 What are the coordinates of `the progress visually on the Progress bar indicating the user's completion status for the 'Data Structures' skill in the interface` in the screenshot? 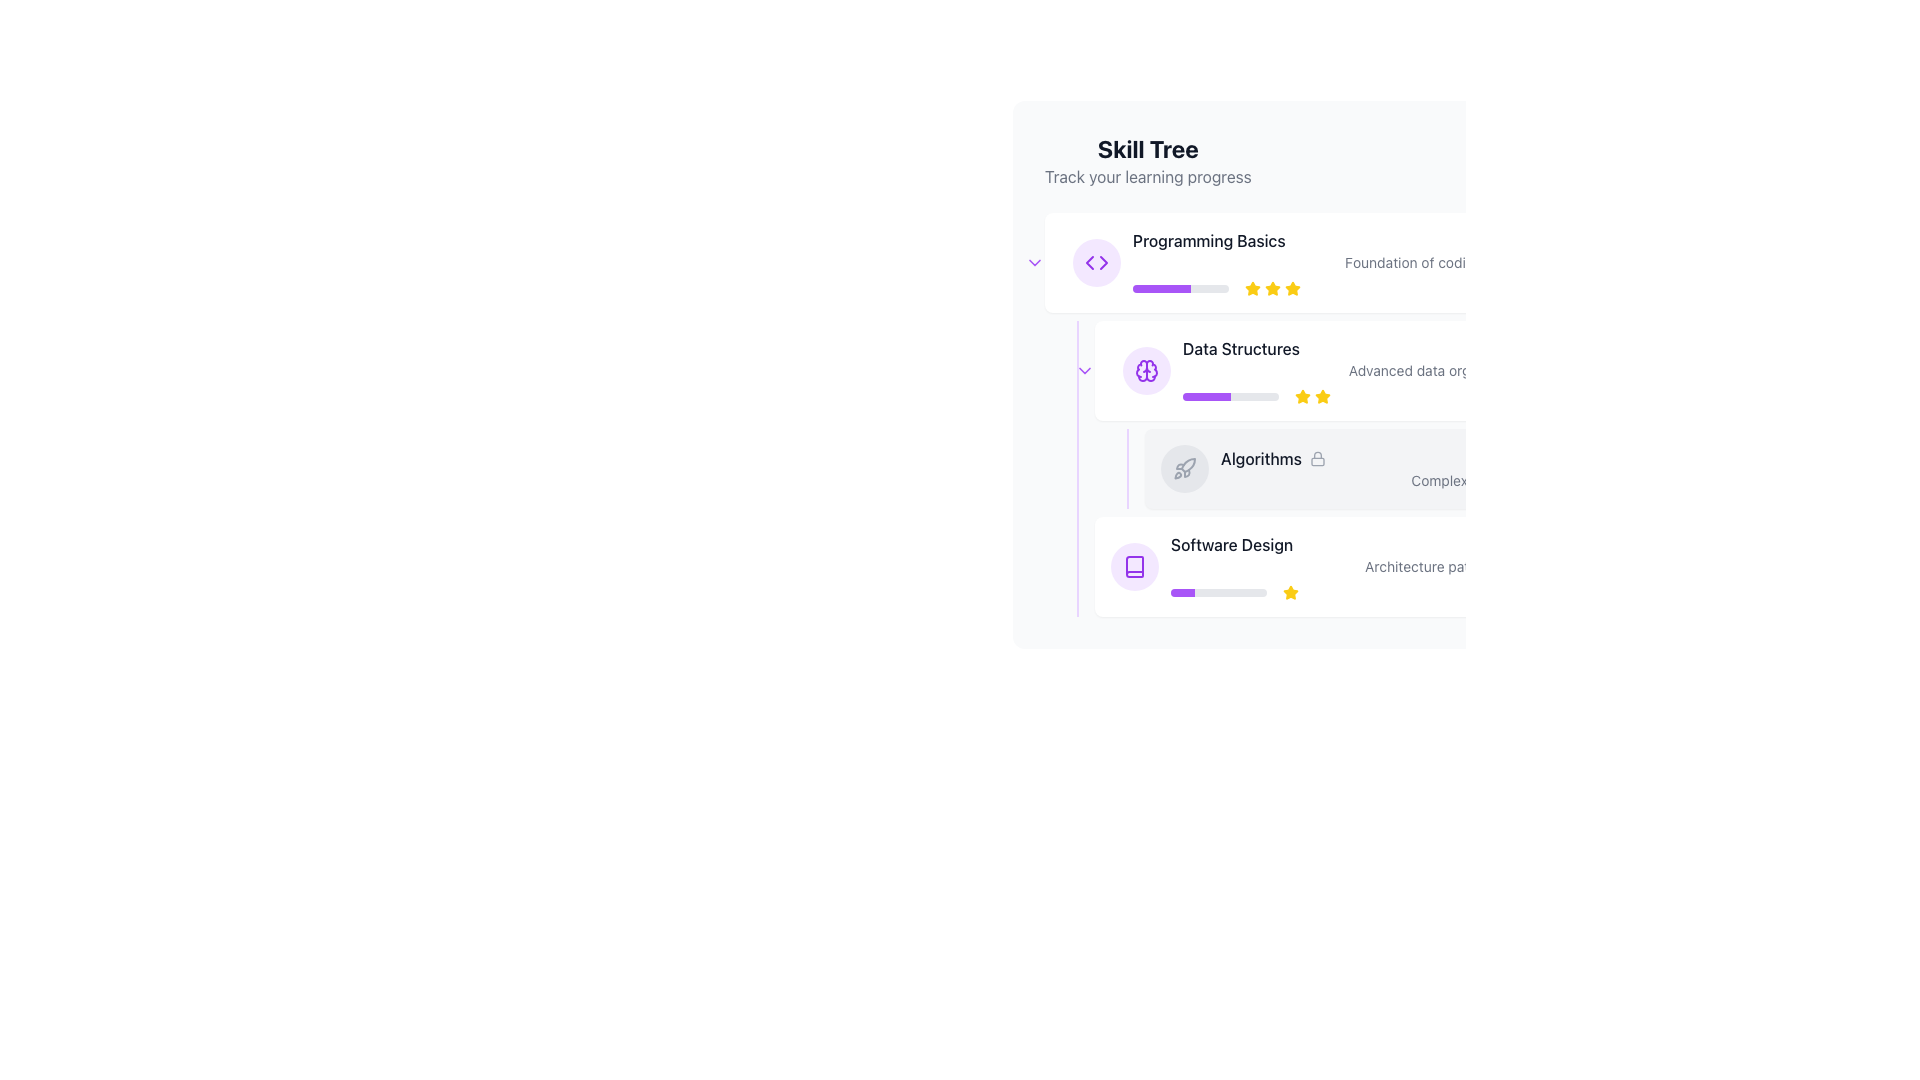 It's located at (1205, 397).